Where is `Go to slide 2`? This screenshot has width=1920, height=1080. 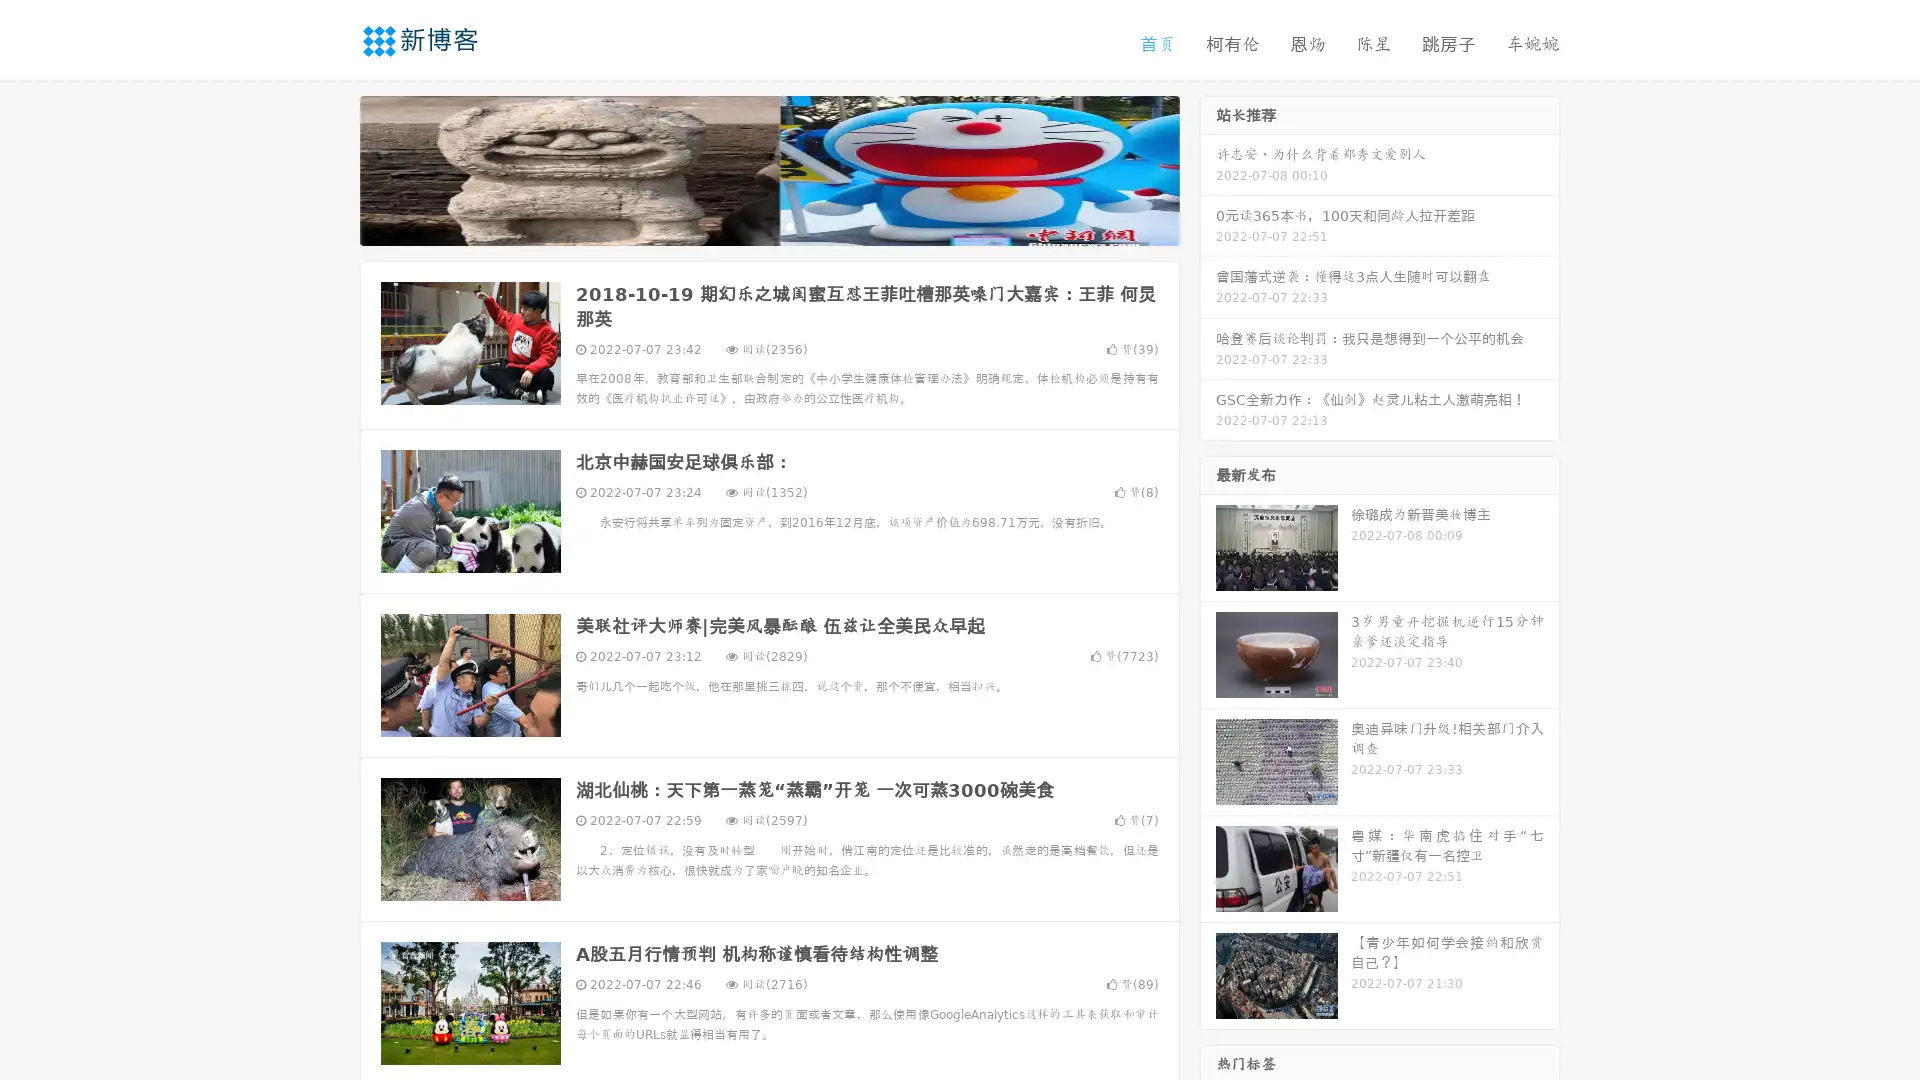 Go to slide 2 is located at coordinates (768, 225).